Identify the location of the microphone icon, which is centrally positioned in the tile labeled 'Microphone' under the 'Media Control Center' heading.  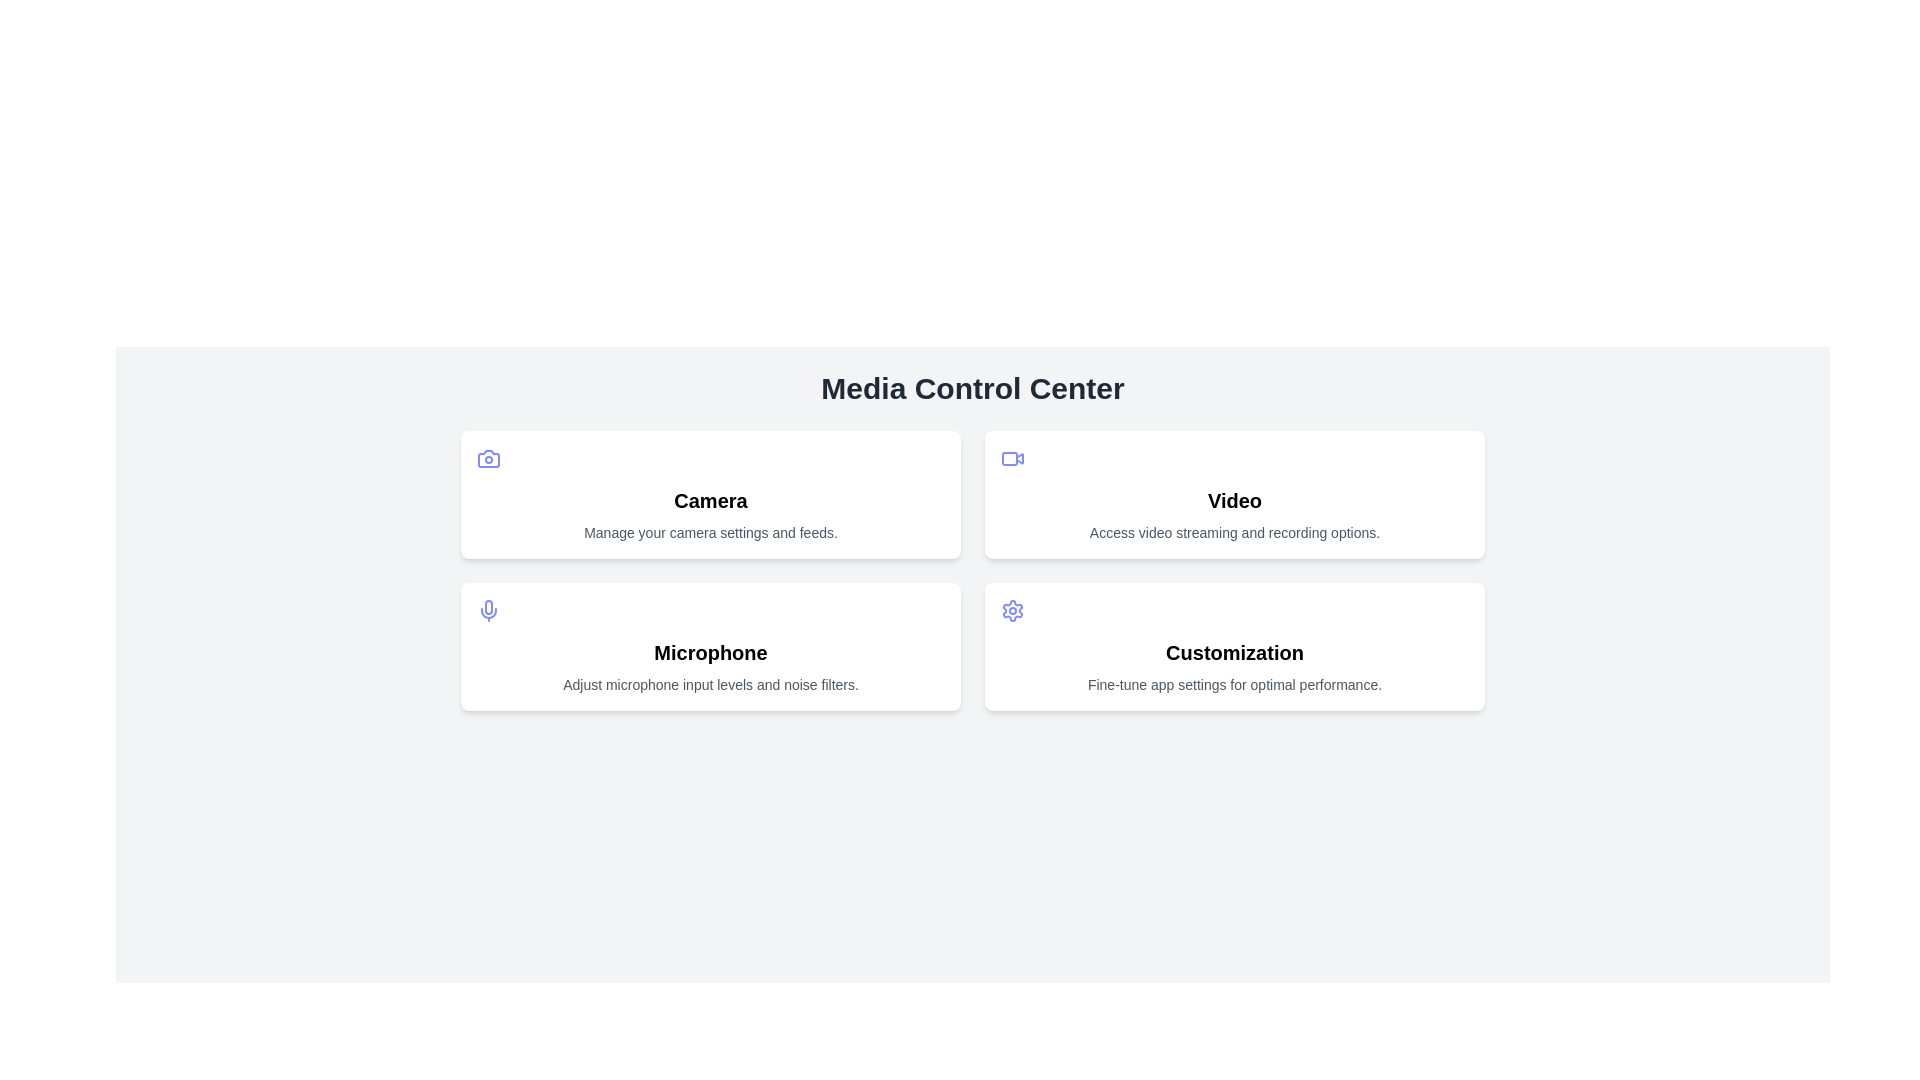
(489, 606).